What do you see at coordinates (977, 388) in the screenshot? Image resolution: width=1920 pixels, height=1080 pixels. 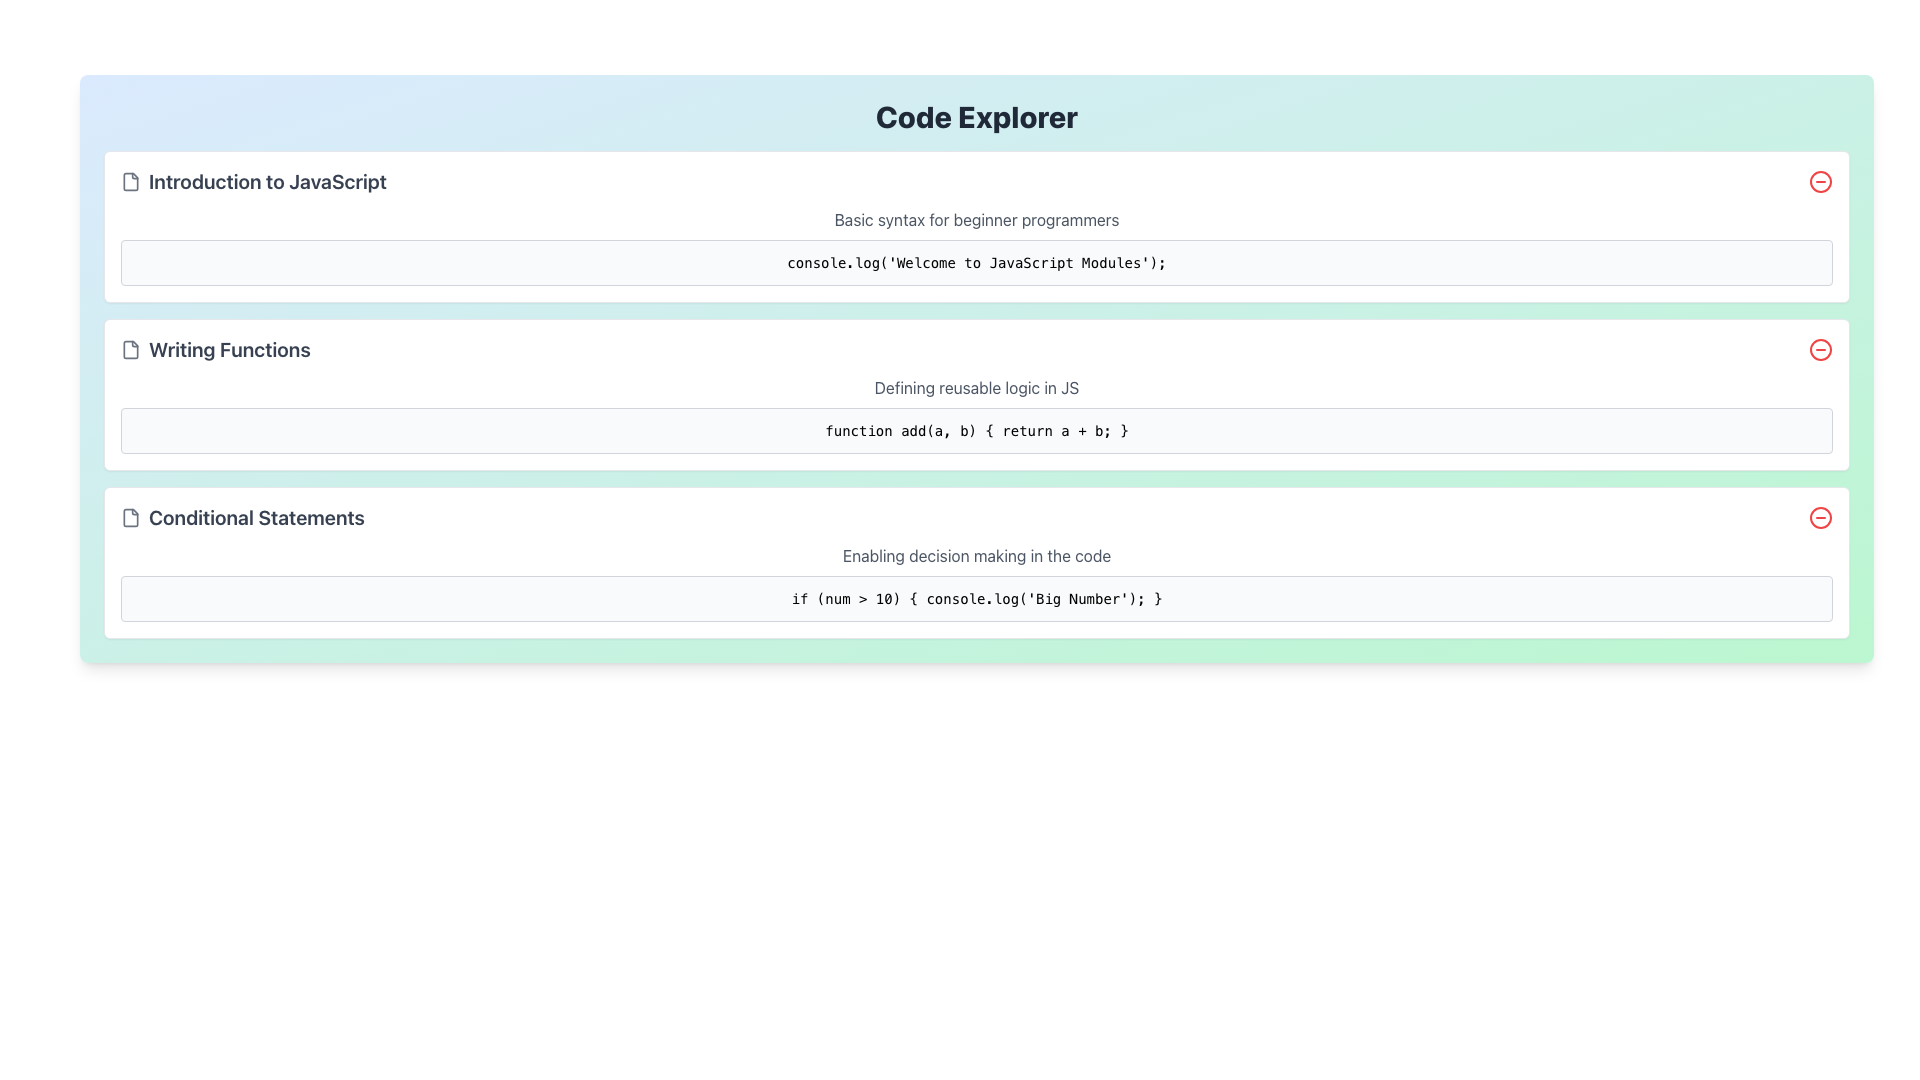 I see `the static text label that serves as a descriptor for the subsequent code example in the 'Writing Functions' section` at bounding box center [977, 388].